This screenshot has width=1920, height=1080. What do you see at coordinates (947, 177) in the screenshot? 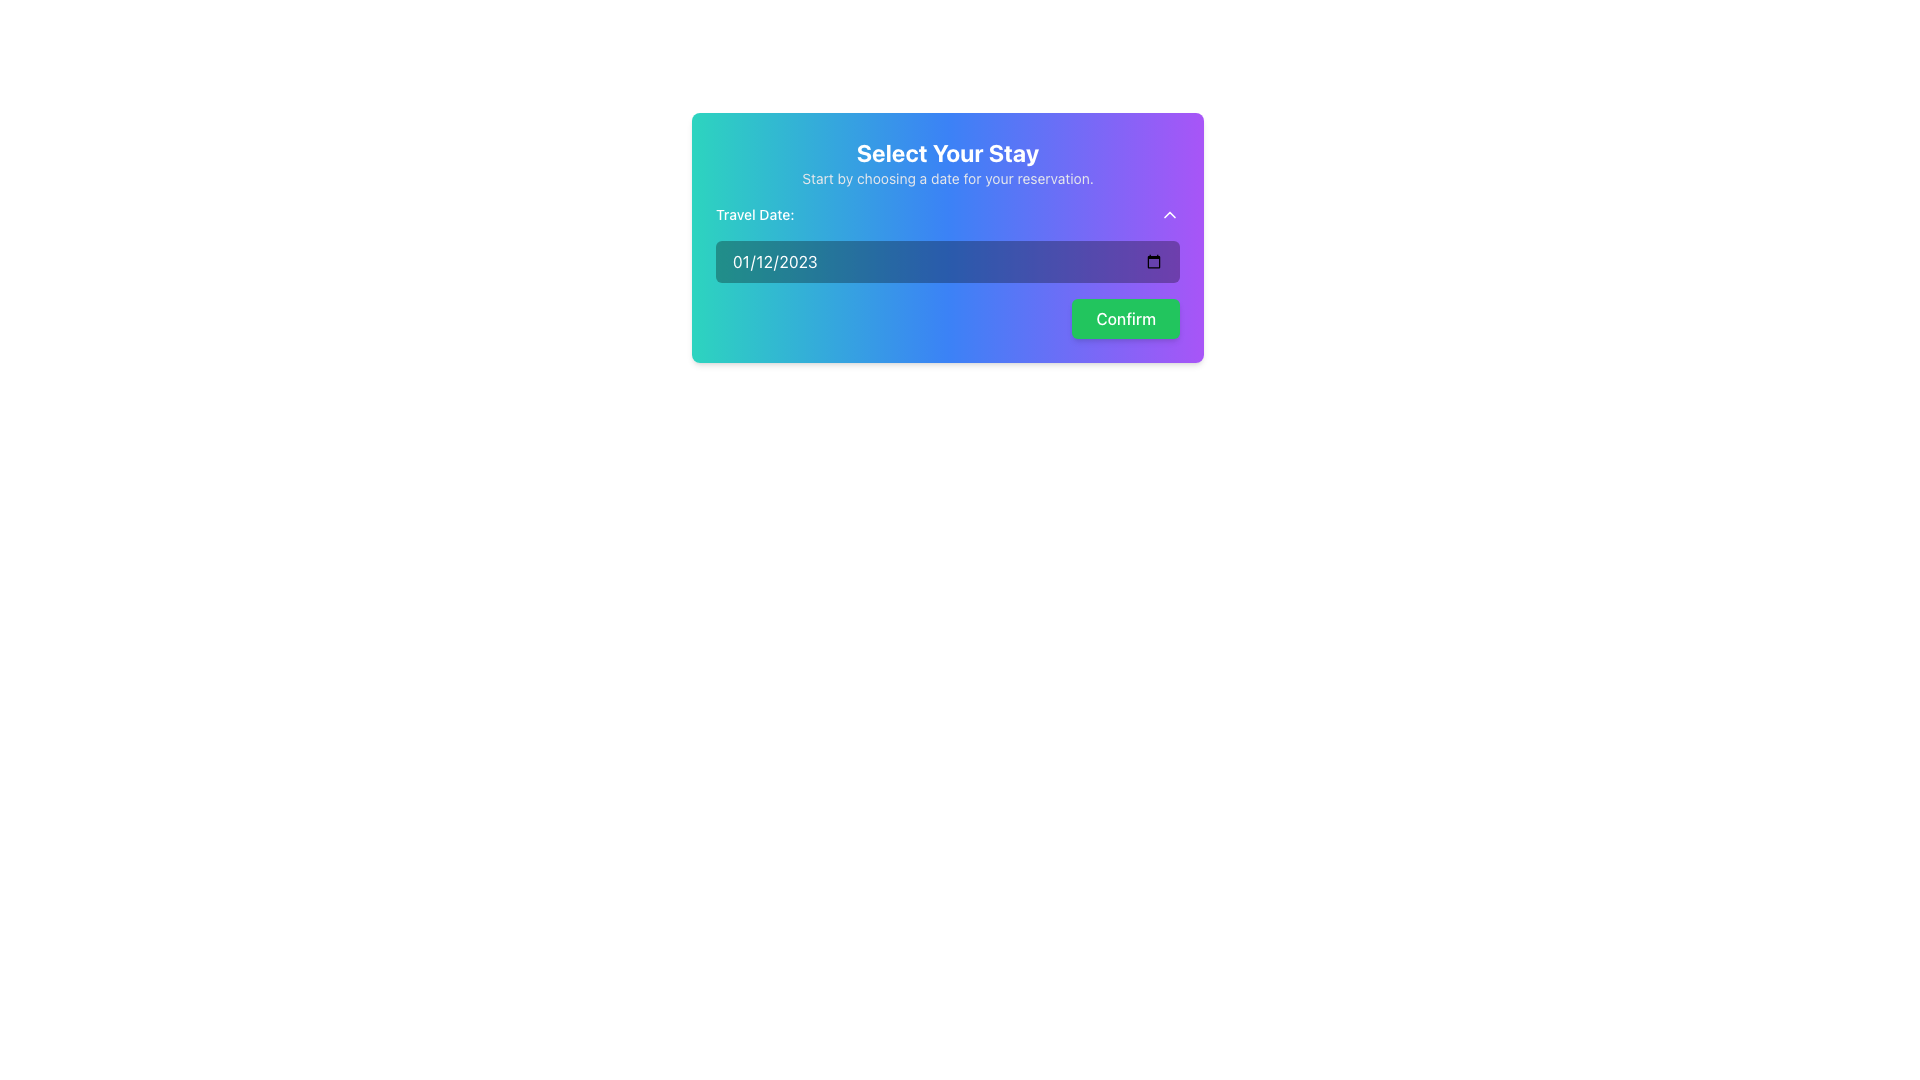
I see `instruction text element that displays 'Start by choosing a date for your reservation.', which is located directly below the 'Select Your Stay' title in the card UI component` at bounding box center [947, 177].